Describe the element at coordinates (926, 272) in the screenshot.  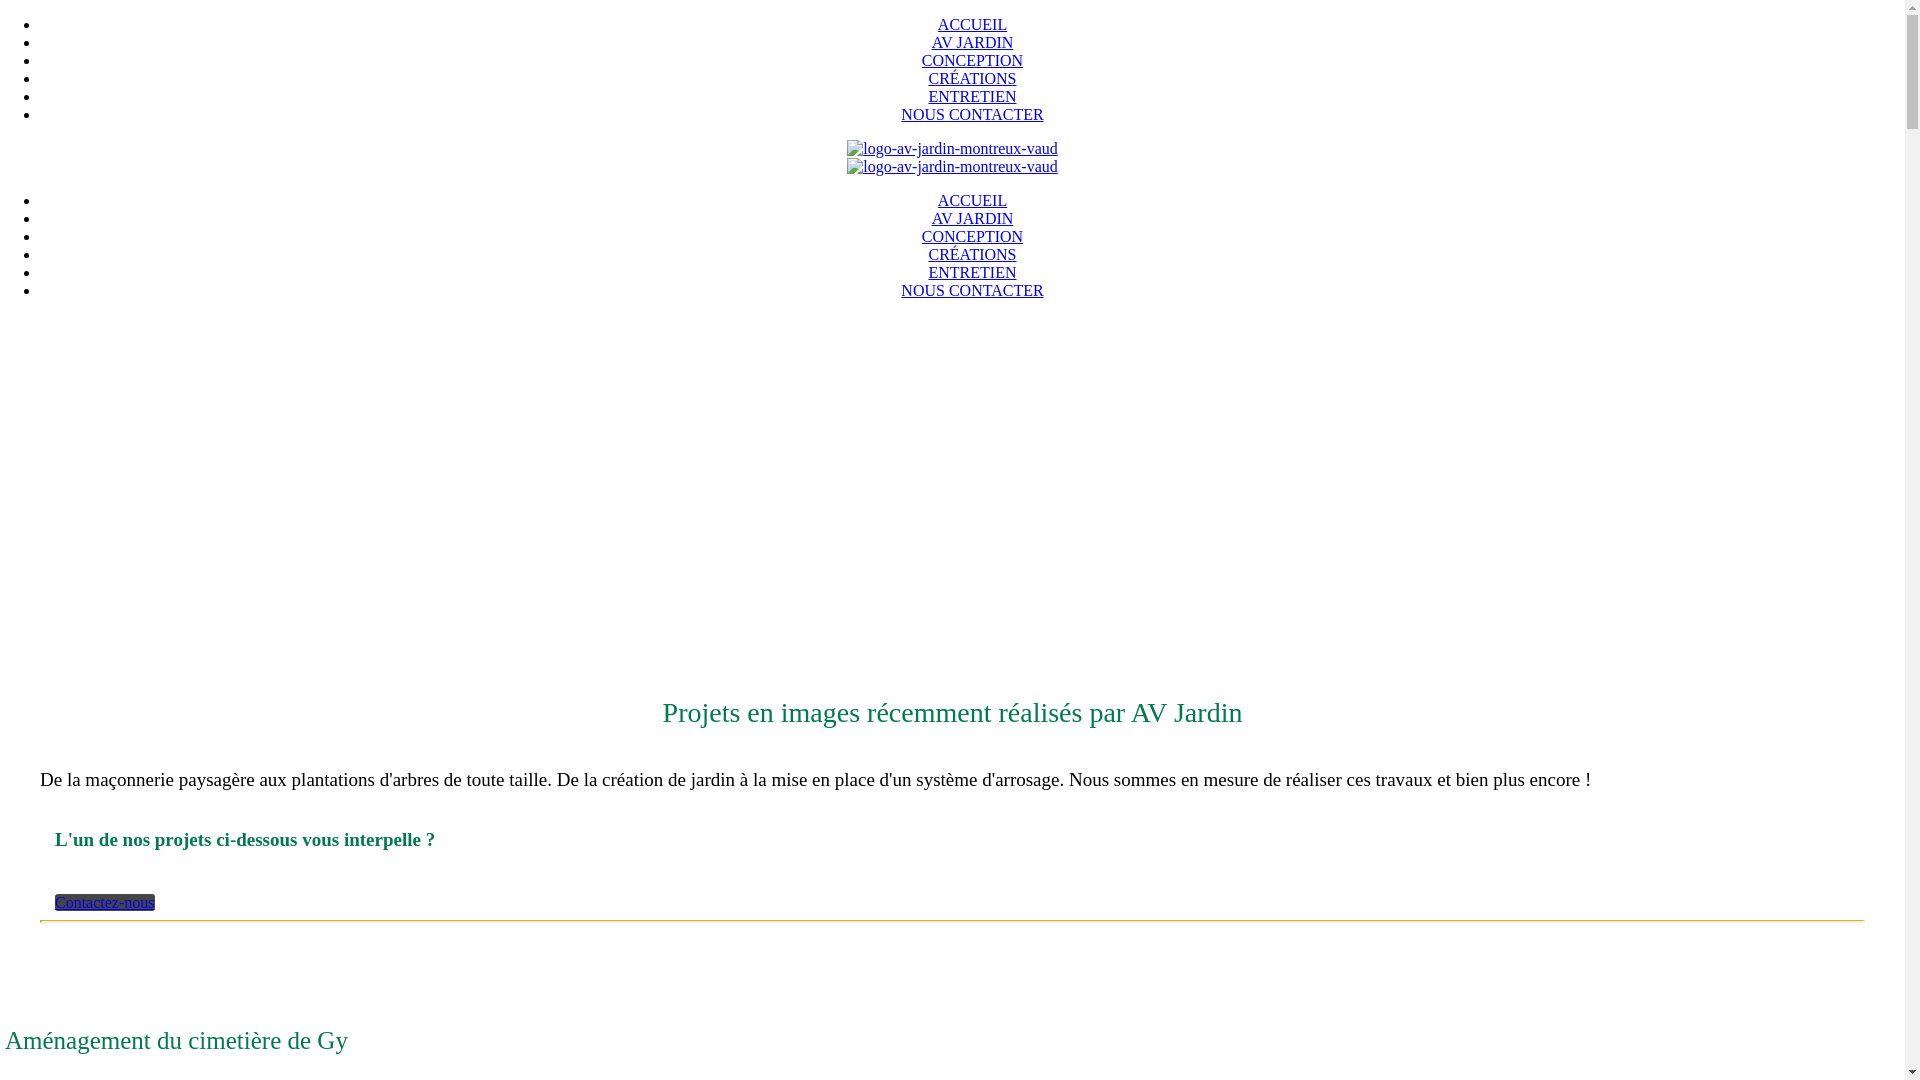
I see `'ENTRETIEN'` at that location.